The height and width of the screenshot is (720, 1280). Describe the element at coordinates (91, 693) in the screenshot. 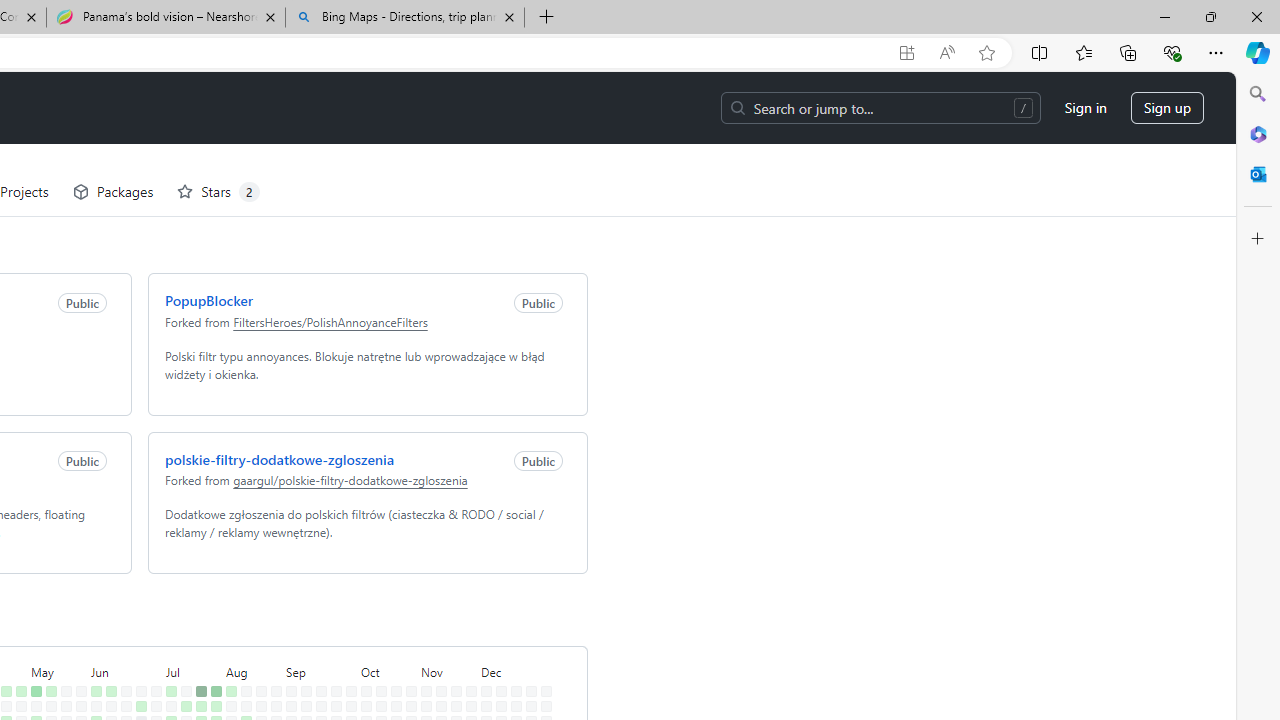

I see `'No contributions on June 7th.'` at that location.